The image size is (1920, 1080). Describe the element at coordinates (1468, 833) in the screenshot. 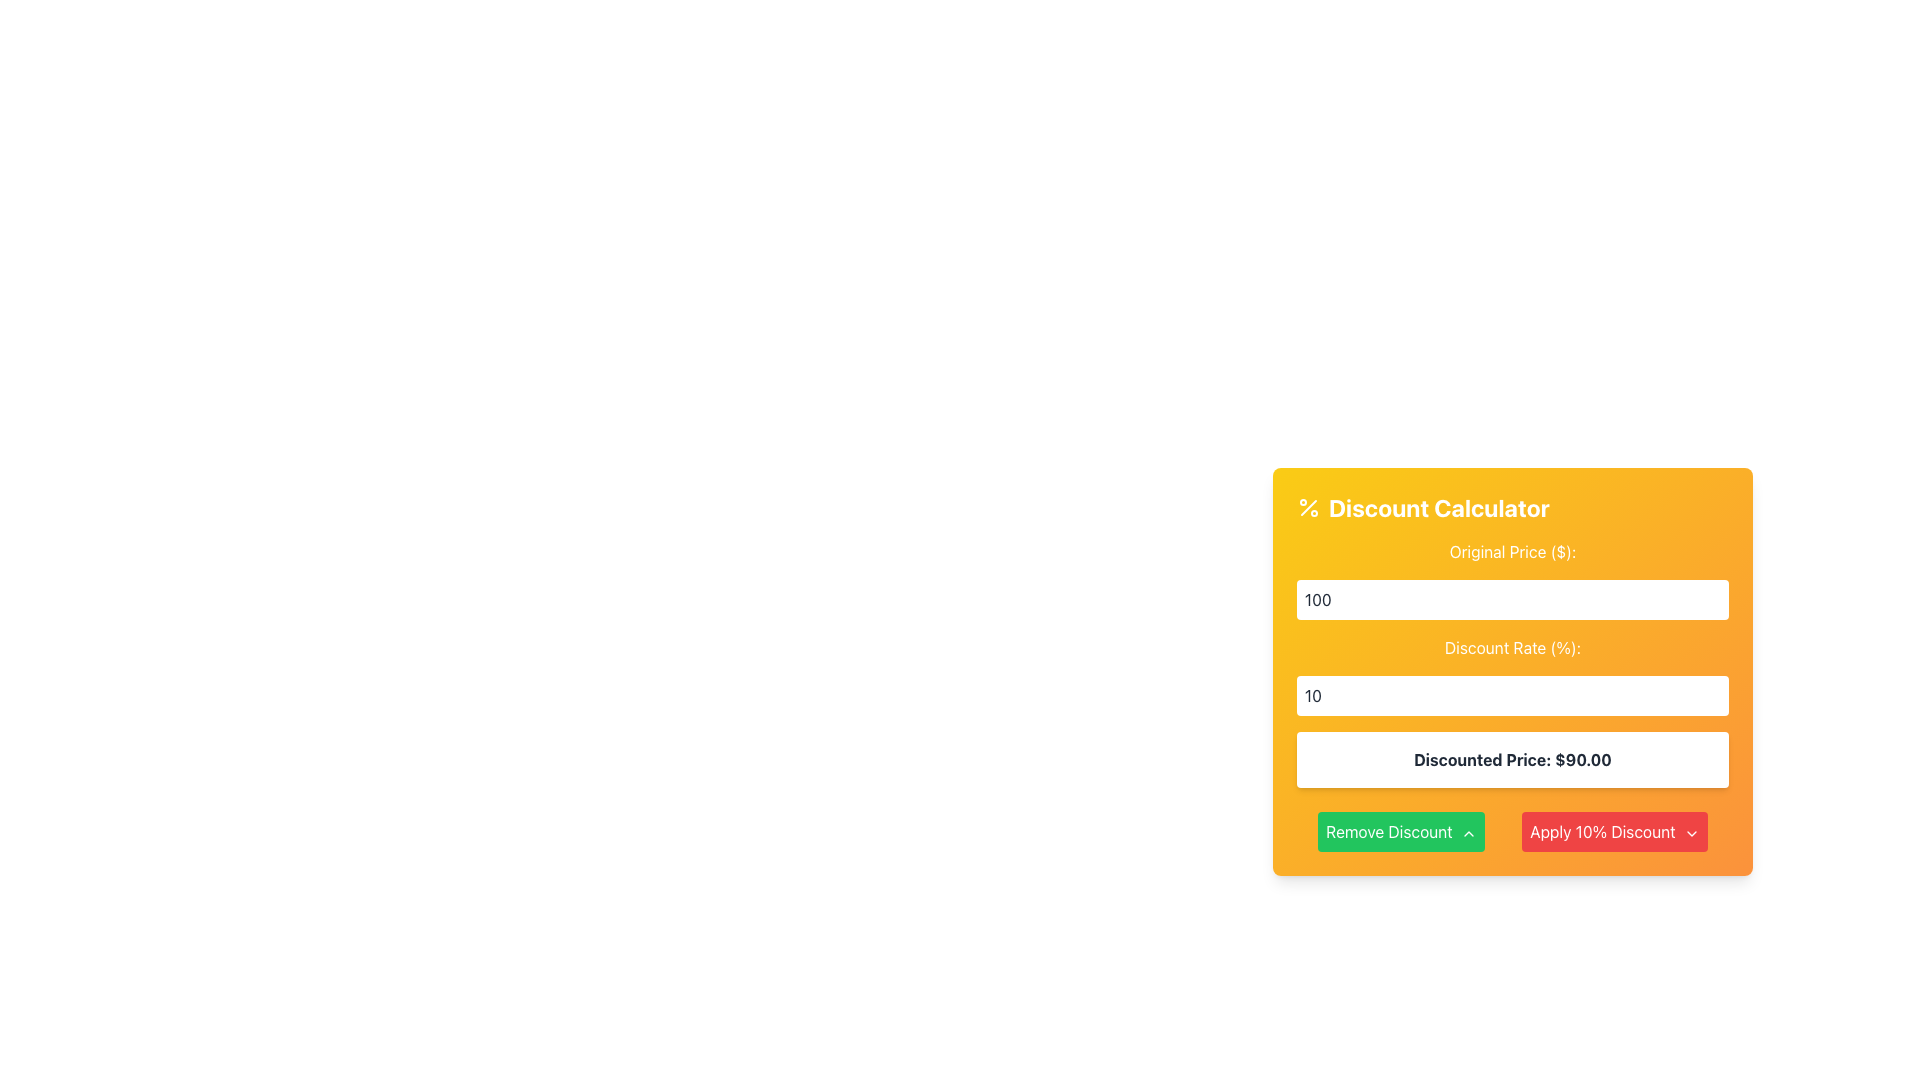

I see `the chevron icon located at the right end of the 'Remove Discount' button, which indicates additional options related to the discount feature` at that location.